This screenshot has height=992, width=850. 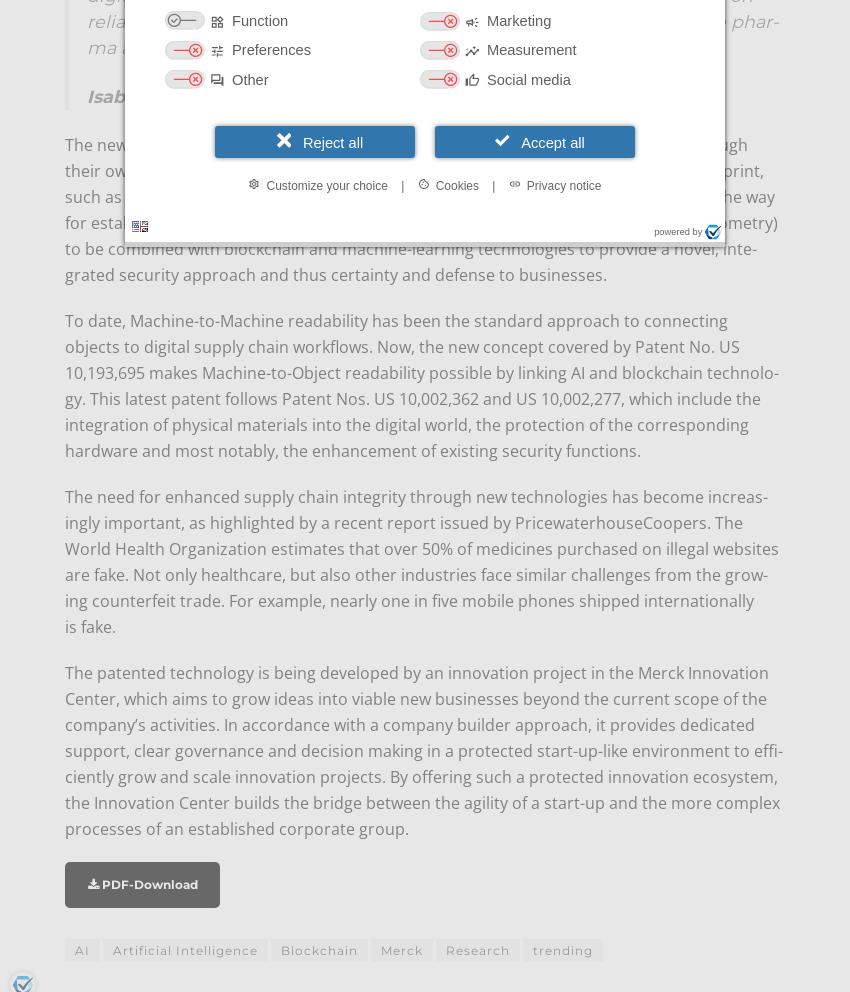 What do you see at coordinates (527, 78) in the screenshot?
I see `'Social media'` at bounding box center [527, 78].